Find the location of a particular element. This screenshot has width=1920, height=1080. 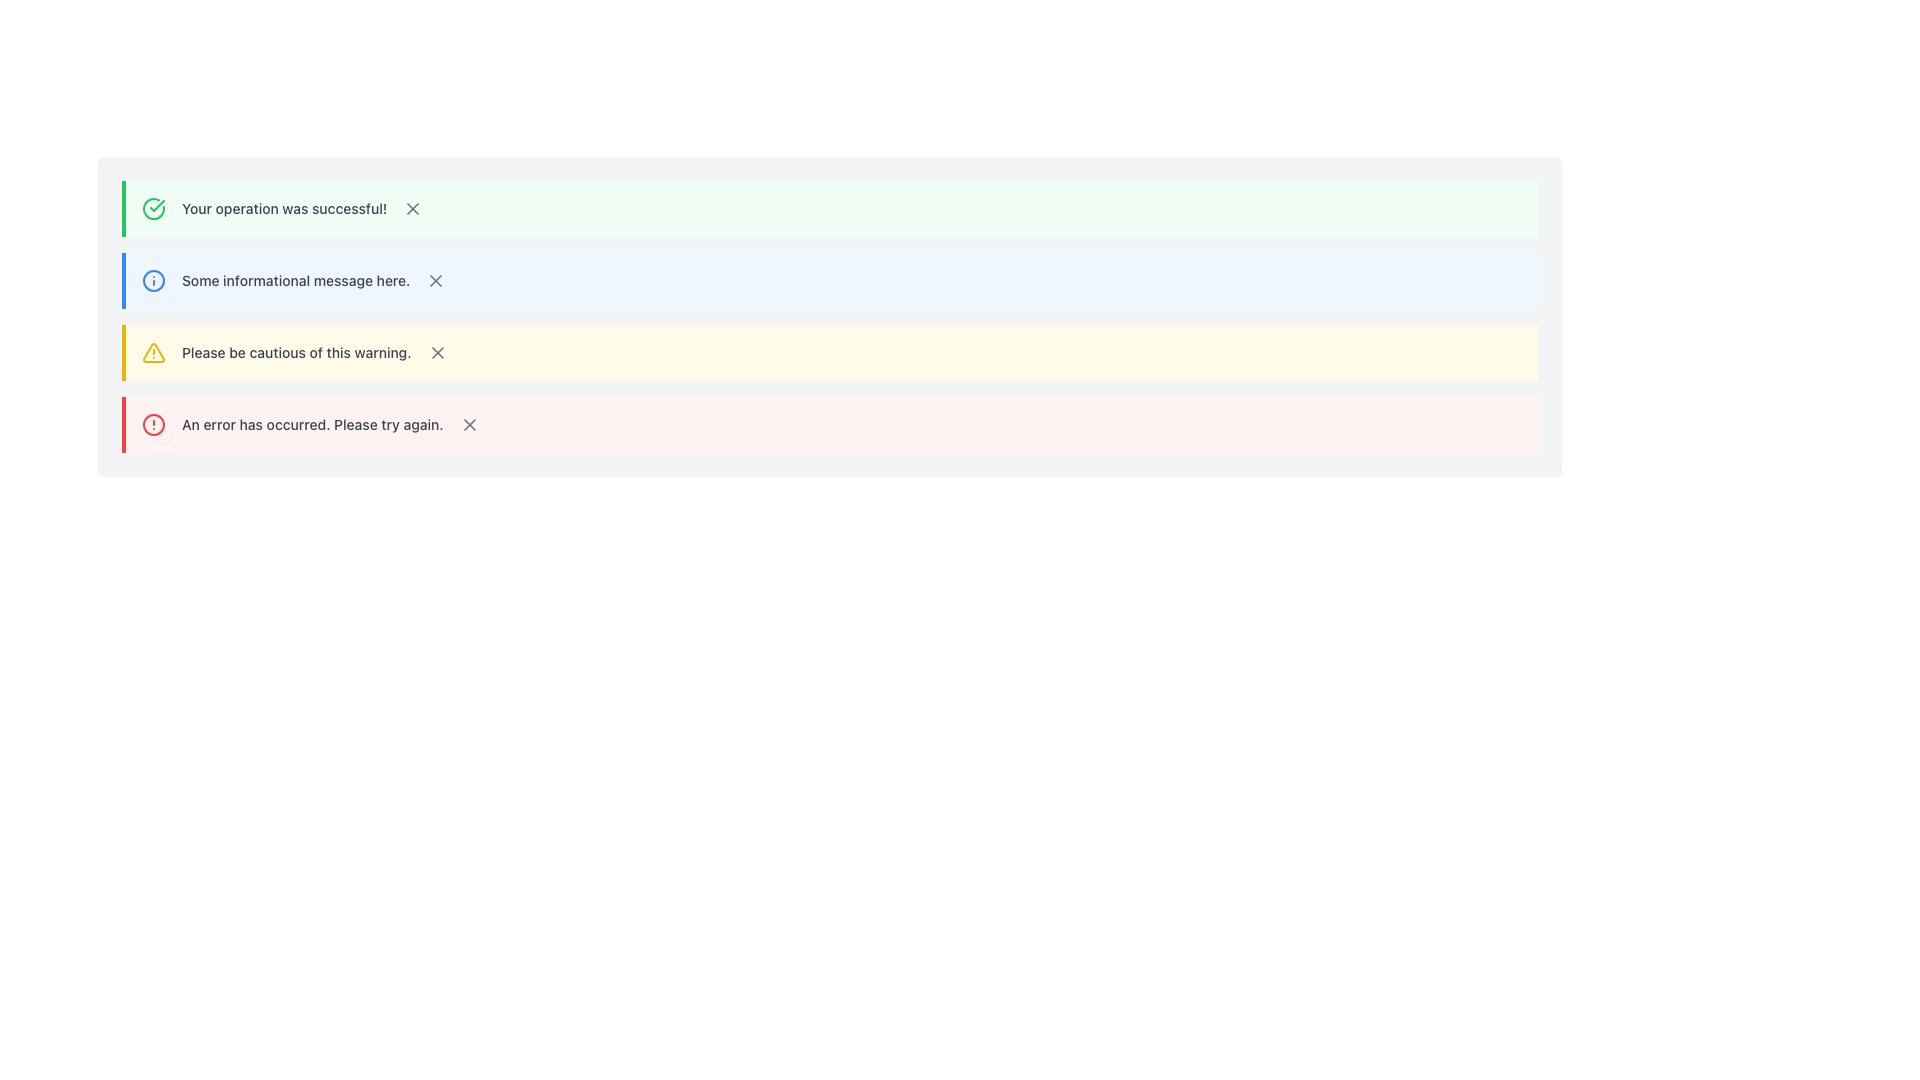

the green checkmark icon that symbolizes a successful operation, located in the first notification bar labeled 'Your operation was successful!' is located at coordinates (156, 205).